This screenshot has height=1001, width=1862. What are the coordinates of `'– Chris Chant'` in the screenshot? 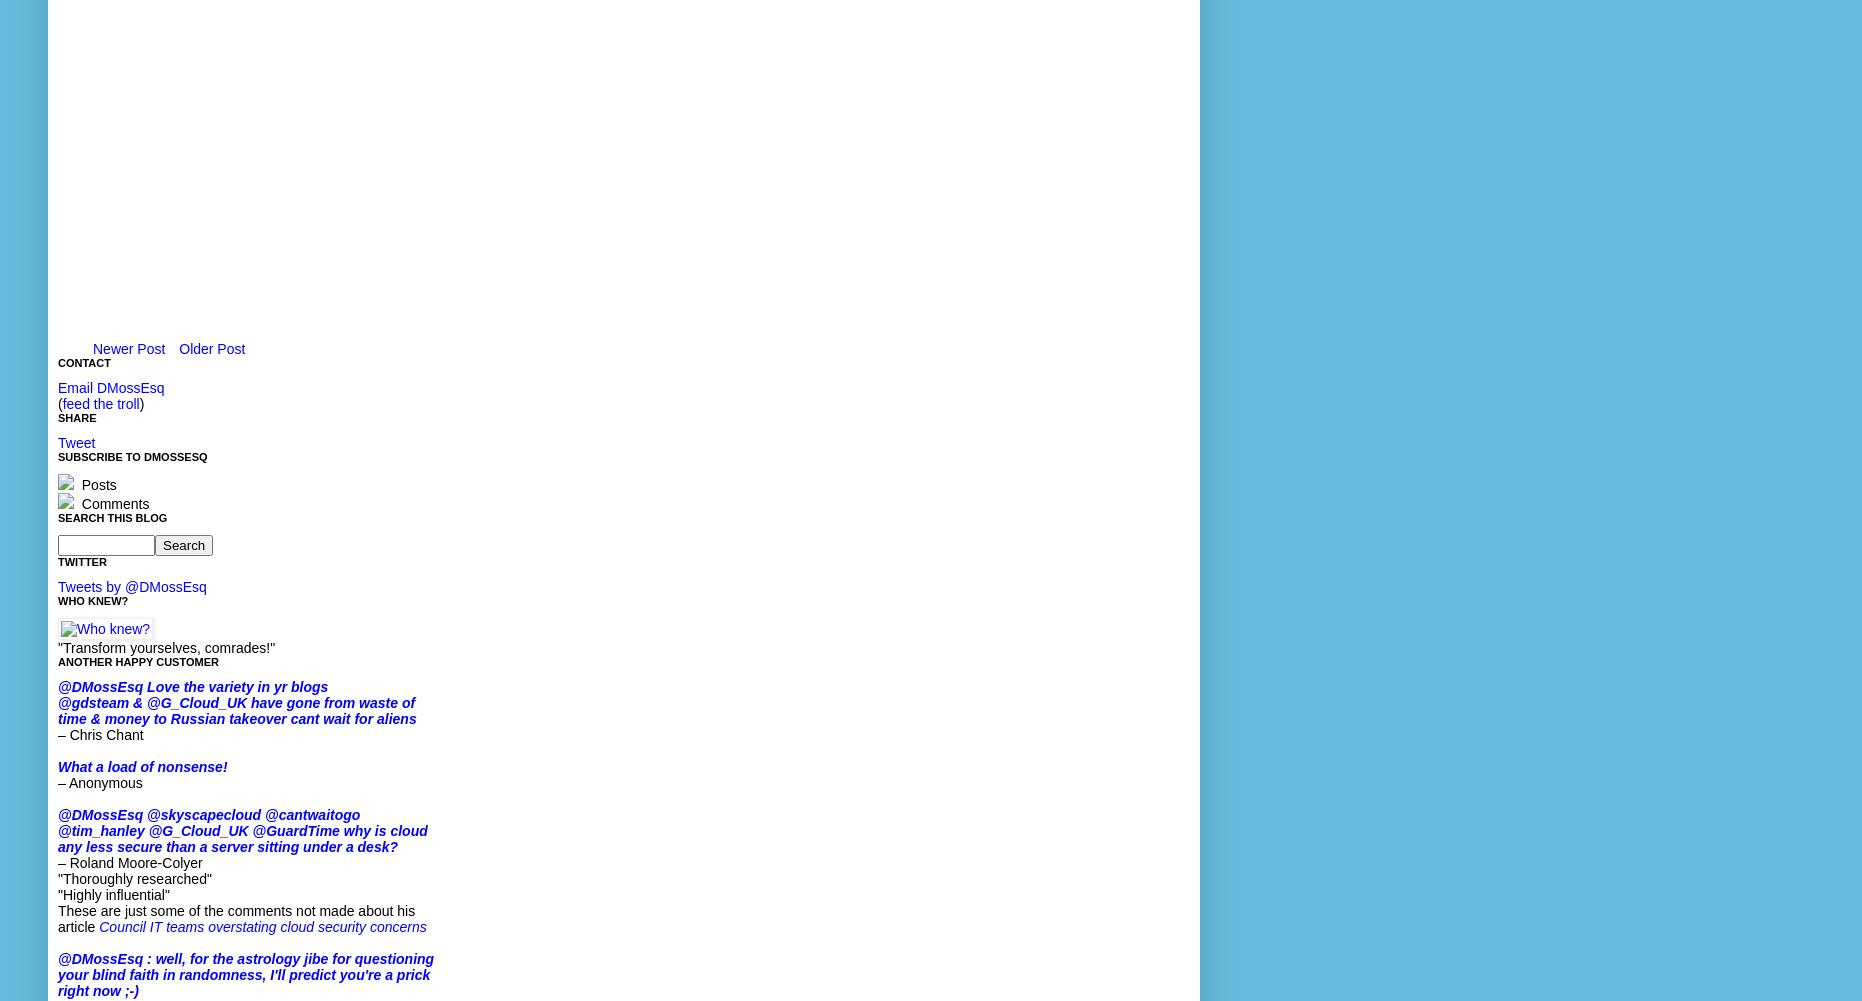 It's located at (100, 735).